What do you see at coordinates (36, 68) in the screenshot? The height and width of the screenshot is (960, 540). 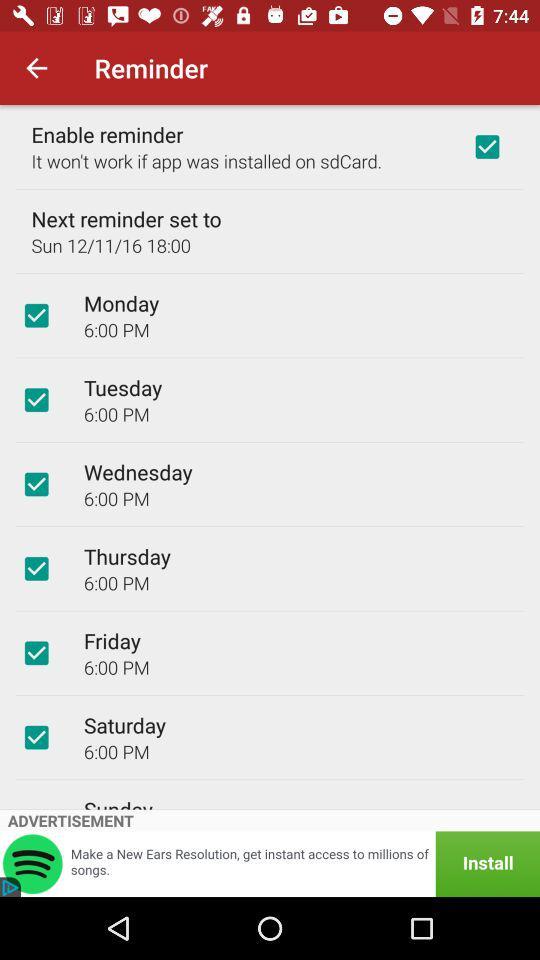 I see `the item above enable reminder icon` at bounding box center [36, 68].